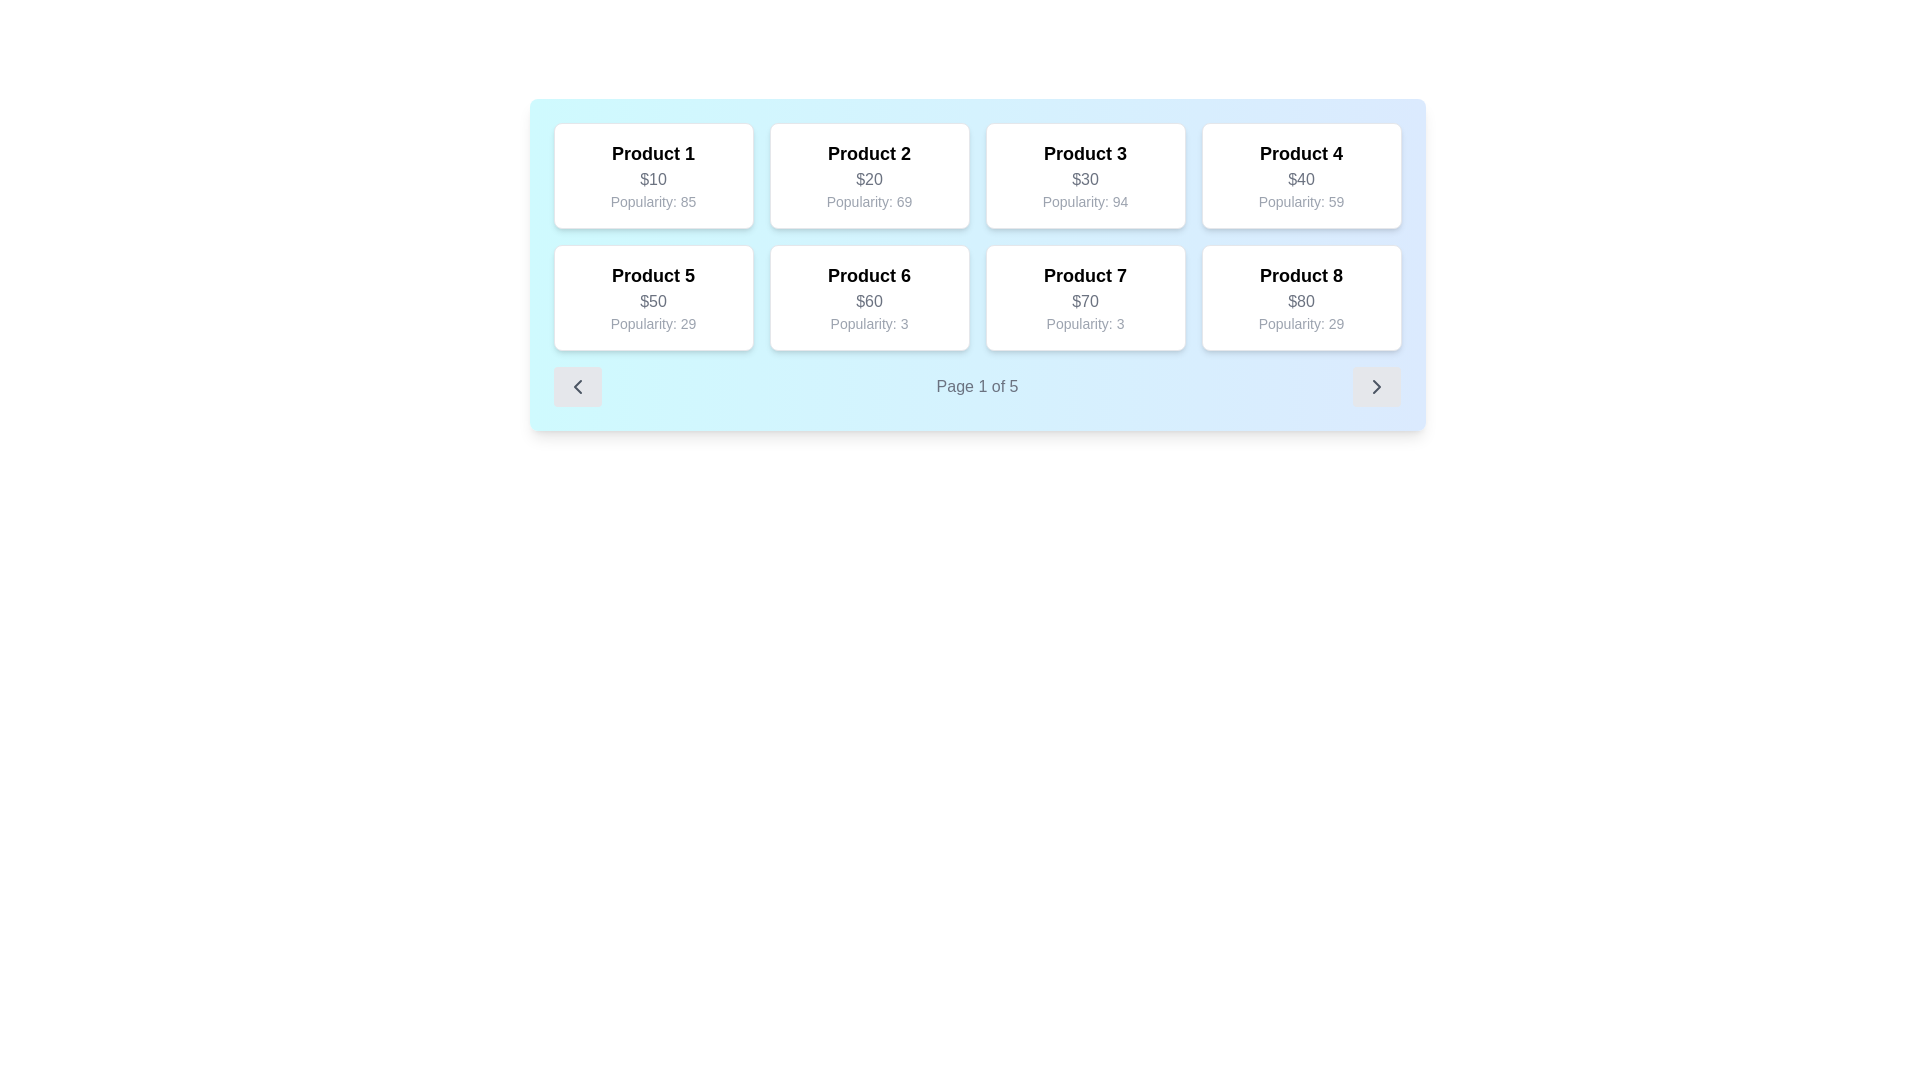 The width and height of the screenshot is (1920, 1080). What do you see at coordinates (1376, 386) in the screenshot?
I see `the rightmost Icon button with a graphical chevron icon` at bounding box center [1376, 386].